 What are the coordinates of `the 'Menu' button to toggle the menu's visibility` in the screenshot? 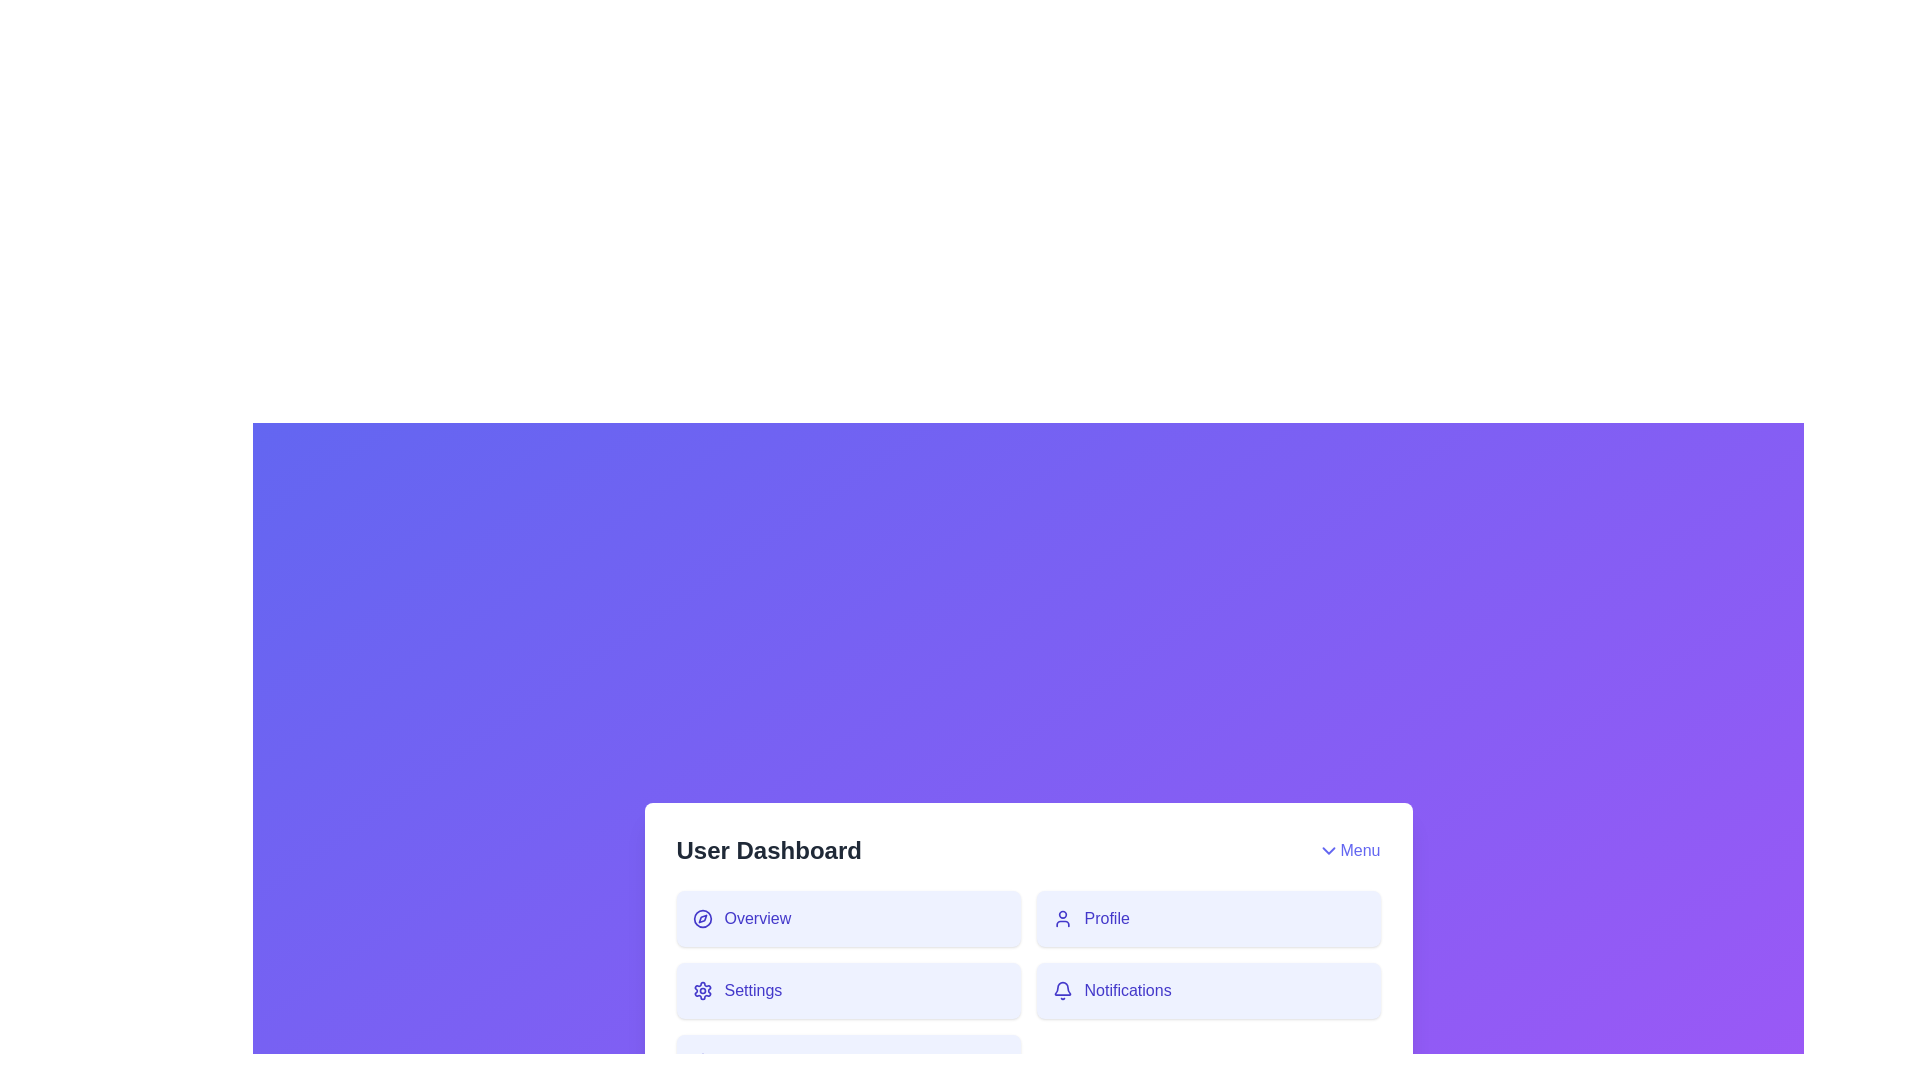 It's located at (1349, 851).